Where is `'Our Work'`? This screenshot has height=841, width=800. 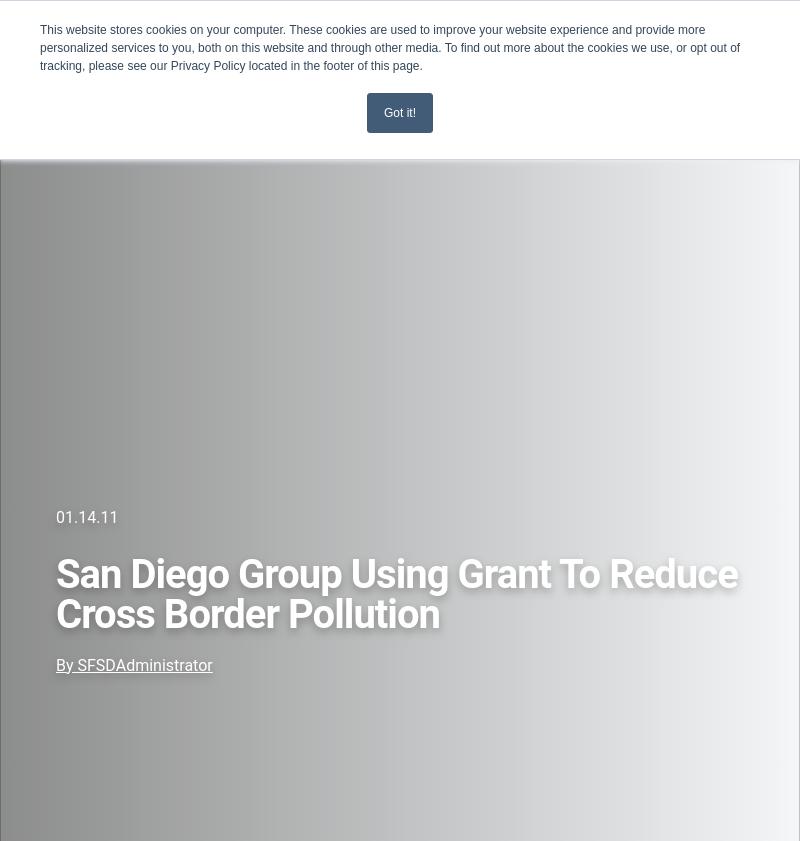
'Our Work' is located at coordinates (51, 215).